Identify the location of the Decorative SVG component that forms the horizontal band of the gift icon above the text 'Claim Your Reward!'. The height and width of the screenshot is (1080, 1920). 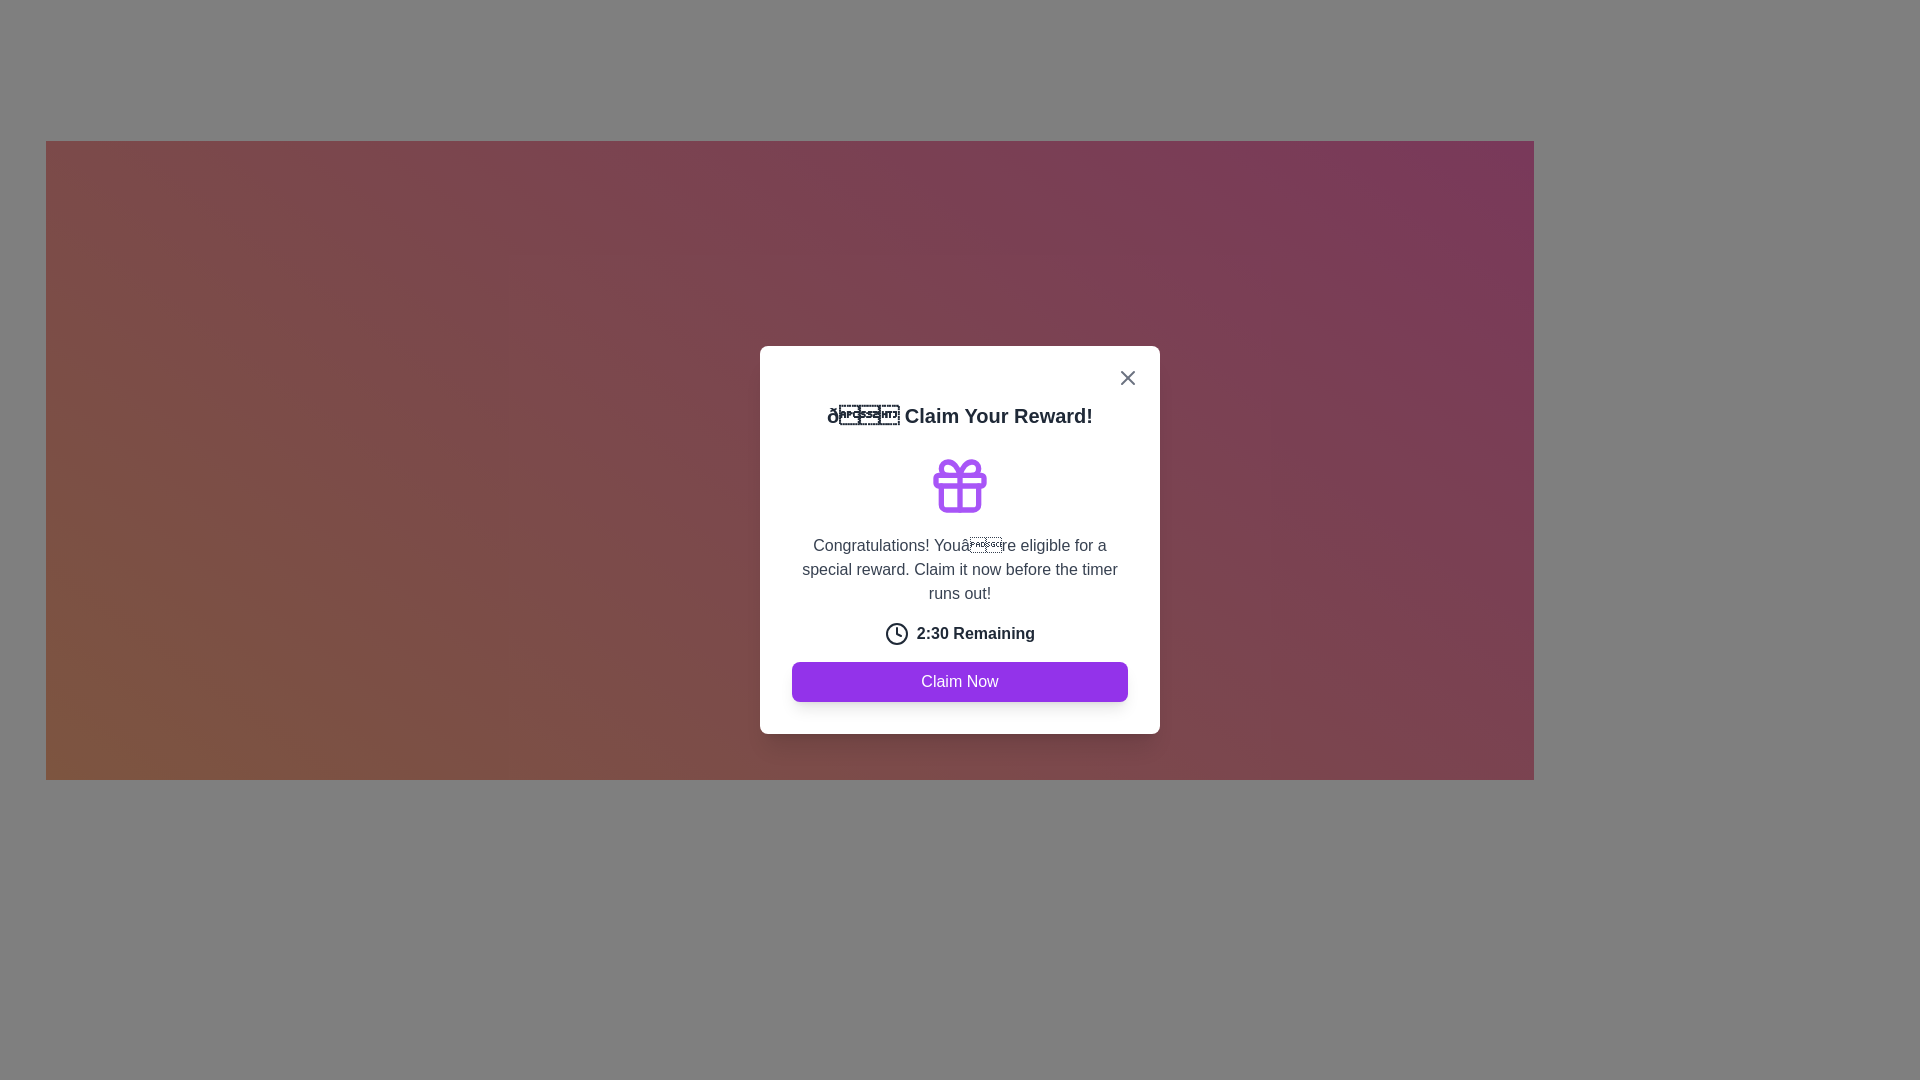
(960, 479).